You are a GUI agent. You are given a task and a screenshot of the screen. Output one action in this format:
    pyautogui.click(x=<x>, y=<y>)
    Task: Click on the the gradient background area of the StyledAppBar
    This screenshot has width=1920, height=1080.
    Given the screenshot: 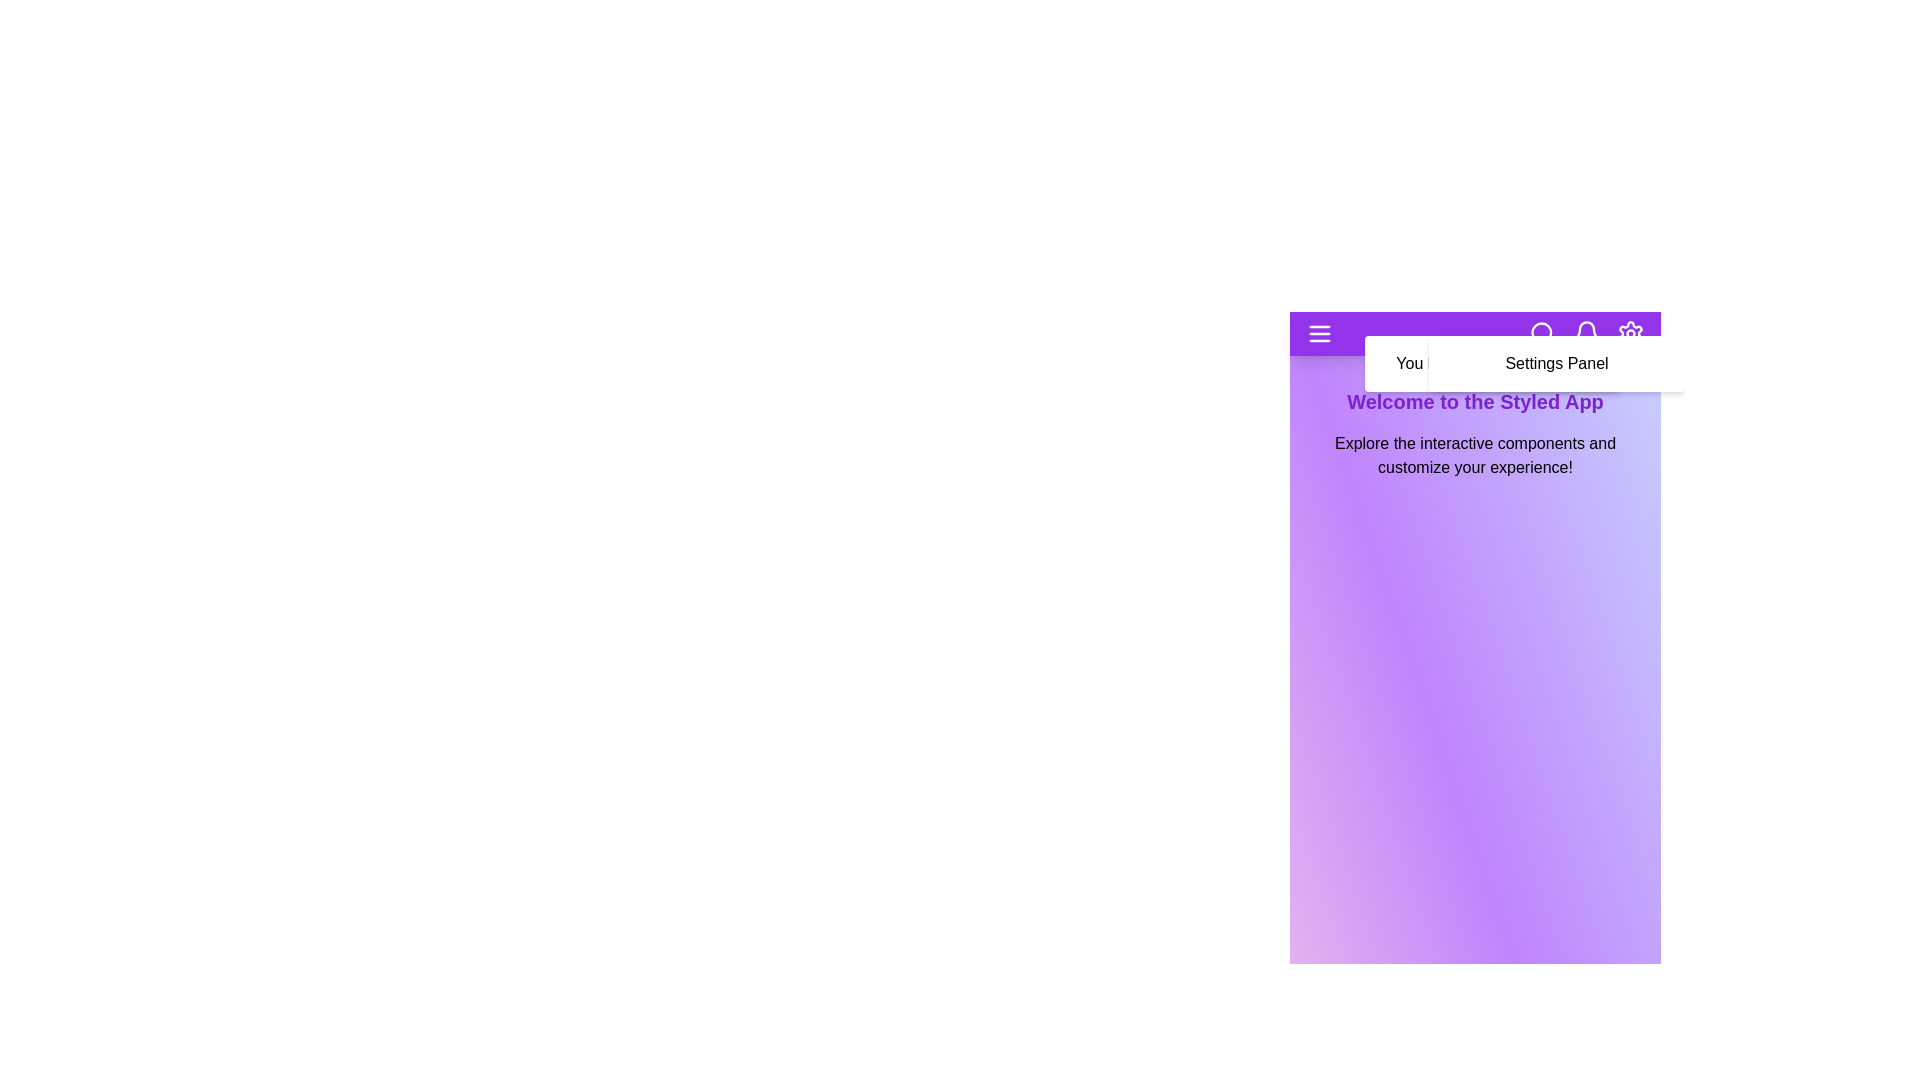 What is the action you would take?
    pyautogui.click(x=1475, y=852)
    